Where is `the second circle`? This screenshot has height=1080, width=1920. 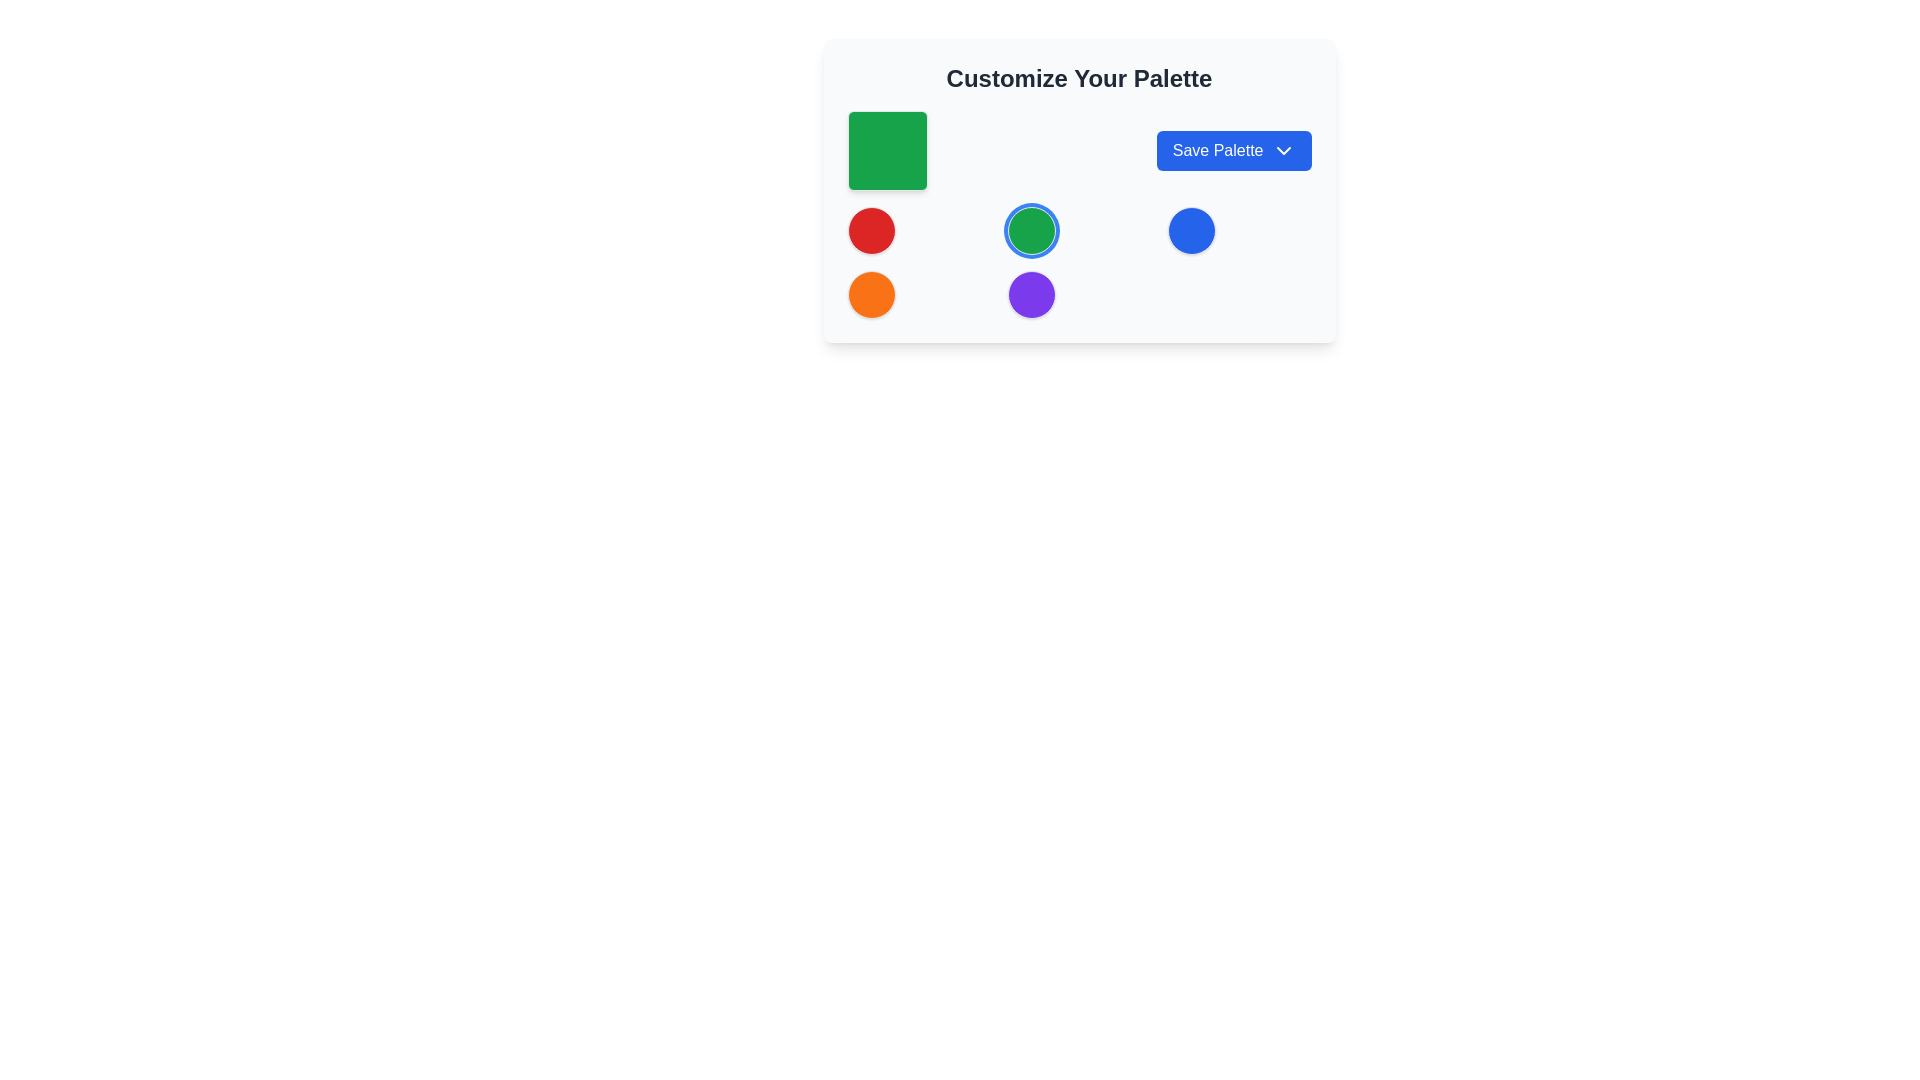 the second circle is located at coordinates (1031, 230).